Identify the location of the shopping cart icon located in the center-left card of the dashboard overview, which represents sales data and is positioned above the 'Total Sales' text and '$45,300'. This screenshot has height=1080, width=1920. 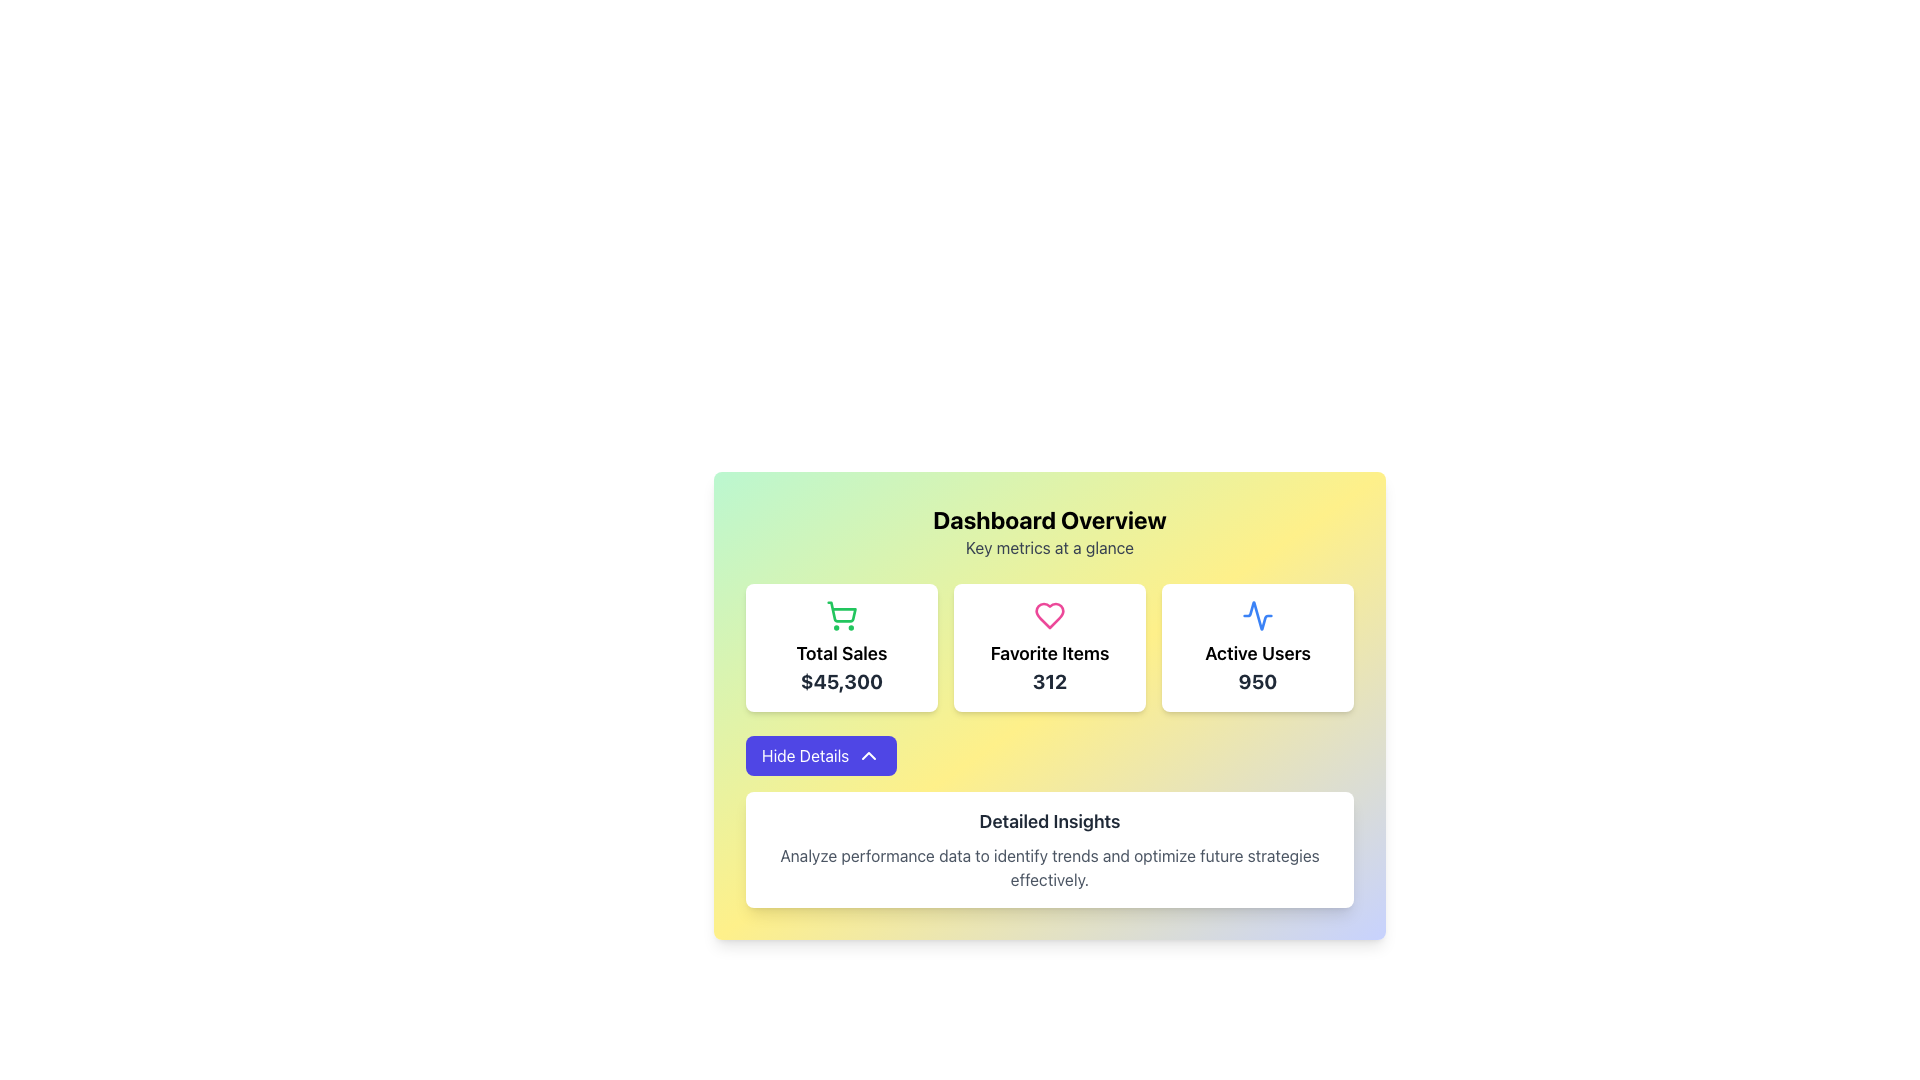
(841, 615).